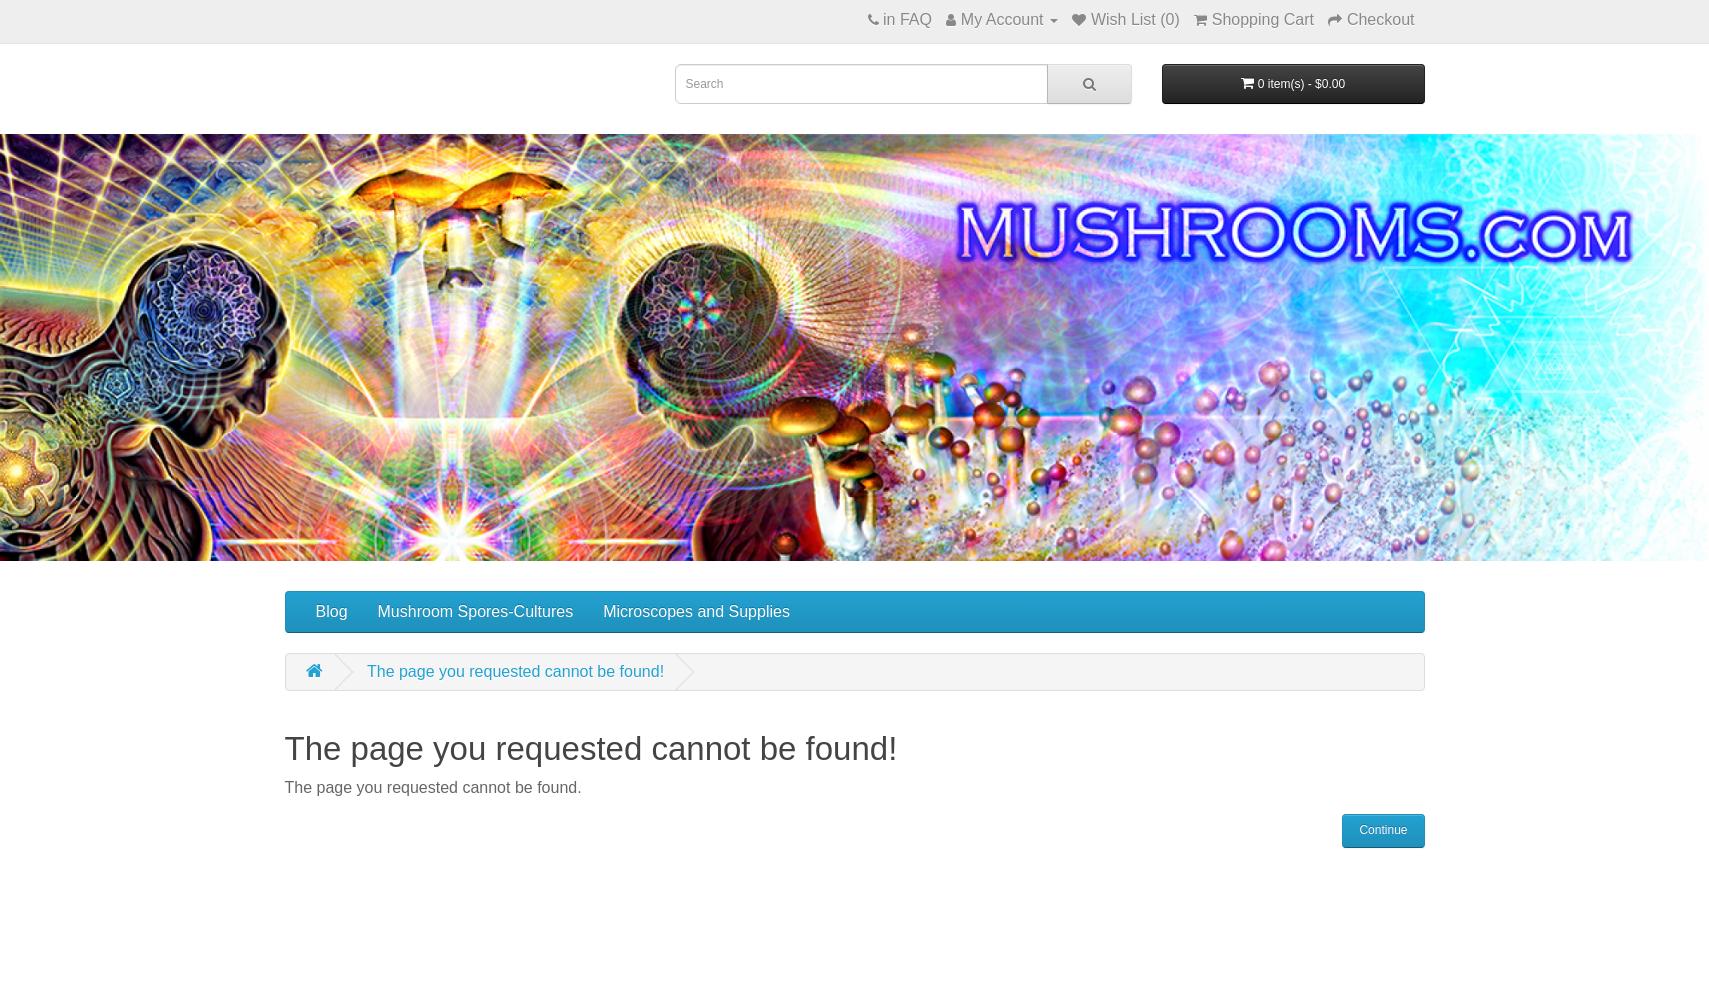  Describe the element at coordinates (1134, 19) in the screenshot. I see `'Wish List (0)'` at that location.